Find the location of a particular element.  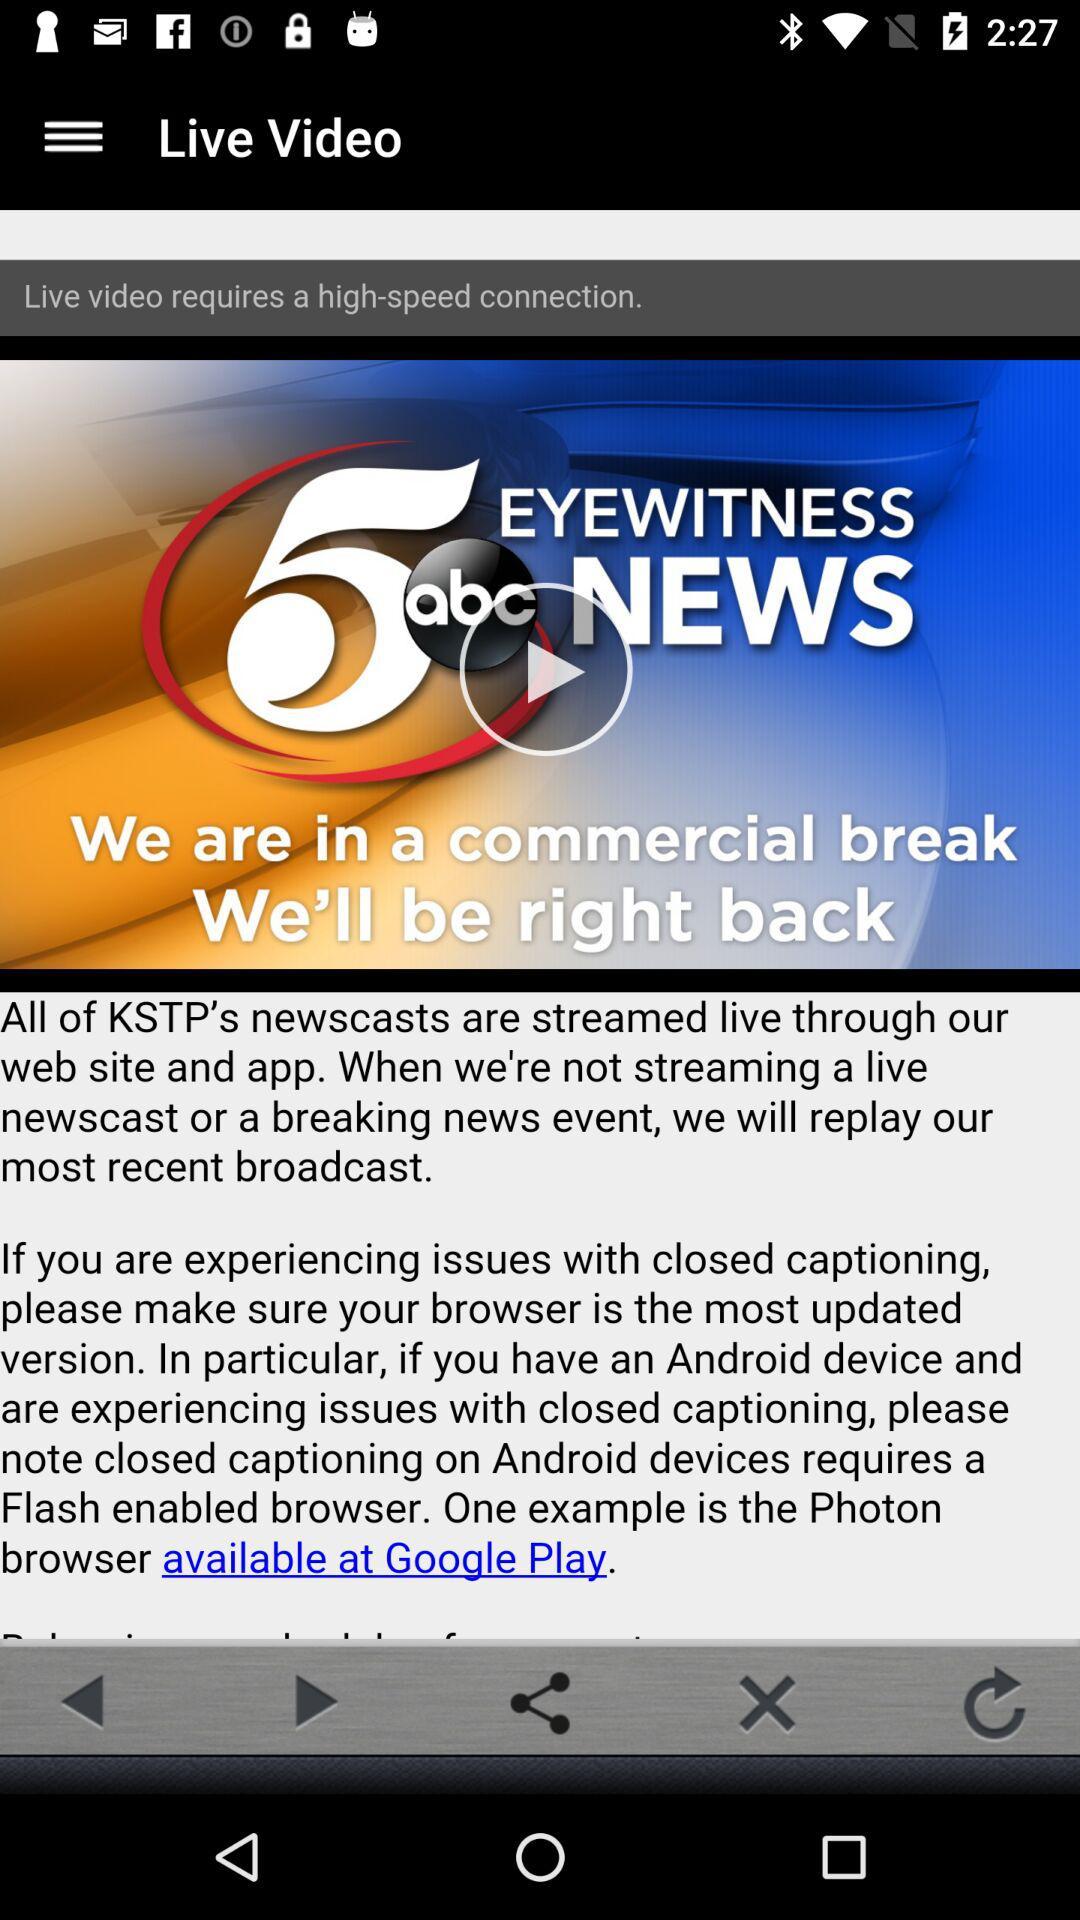

refresh is located at coordinates (994, 1702).